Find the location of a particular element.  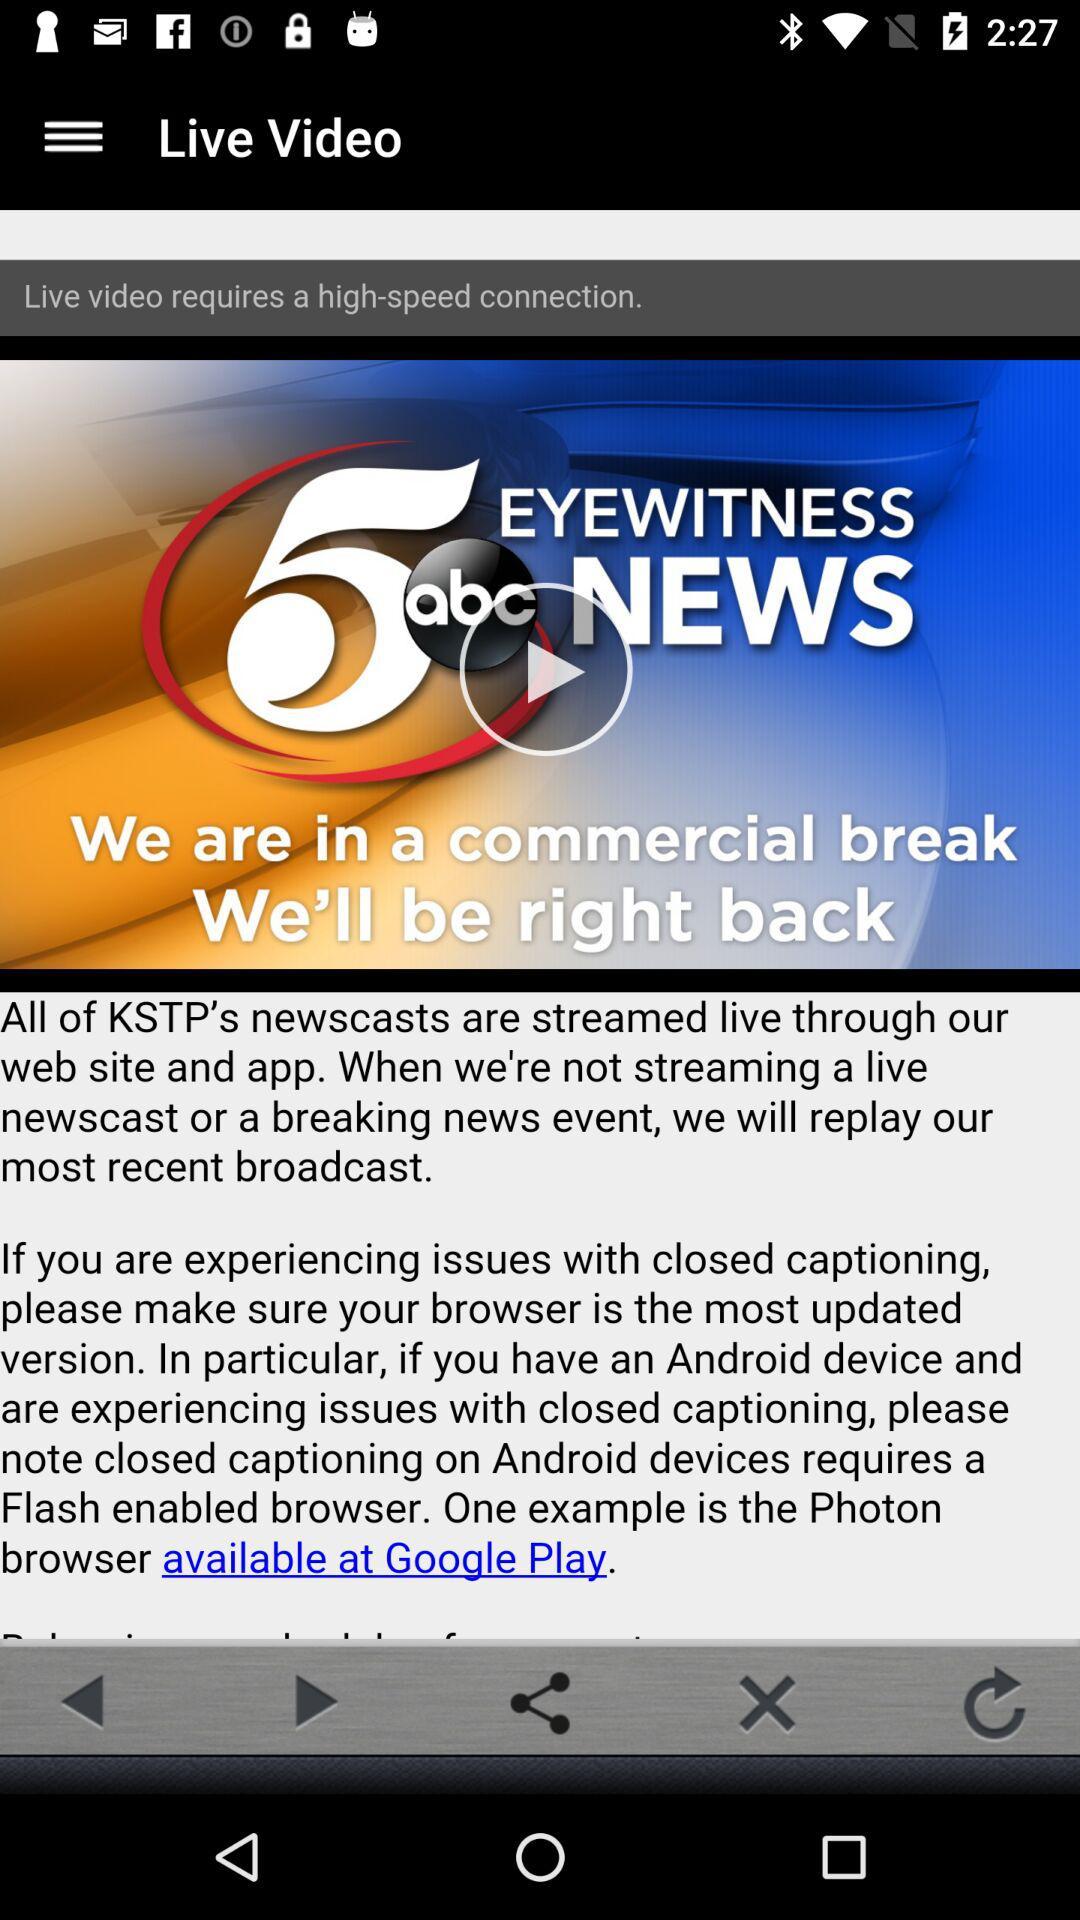

refresh is located at coordinates (994, 1702).